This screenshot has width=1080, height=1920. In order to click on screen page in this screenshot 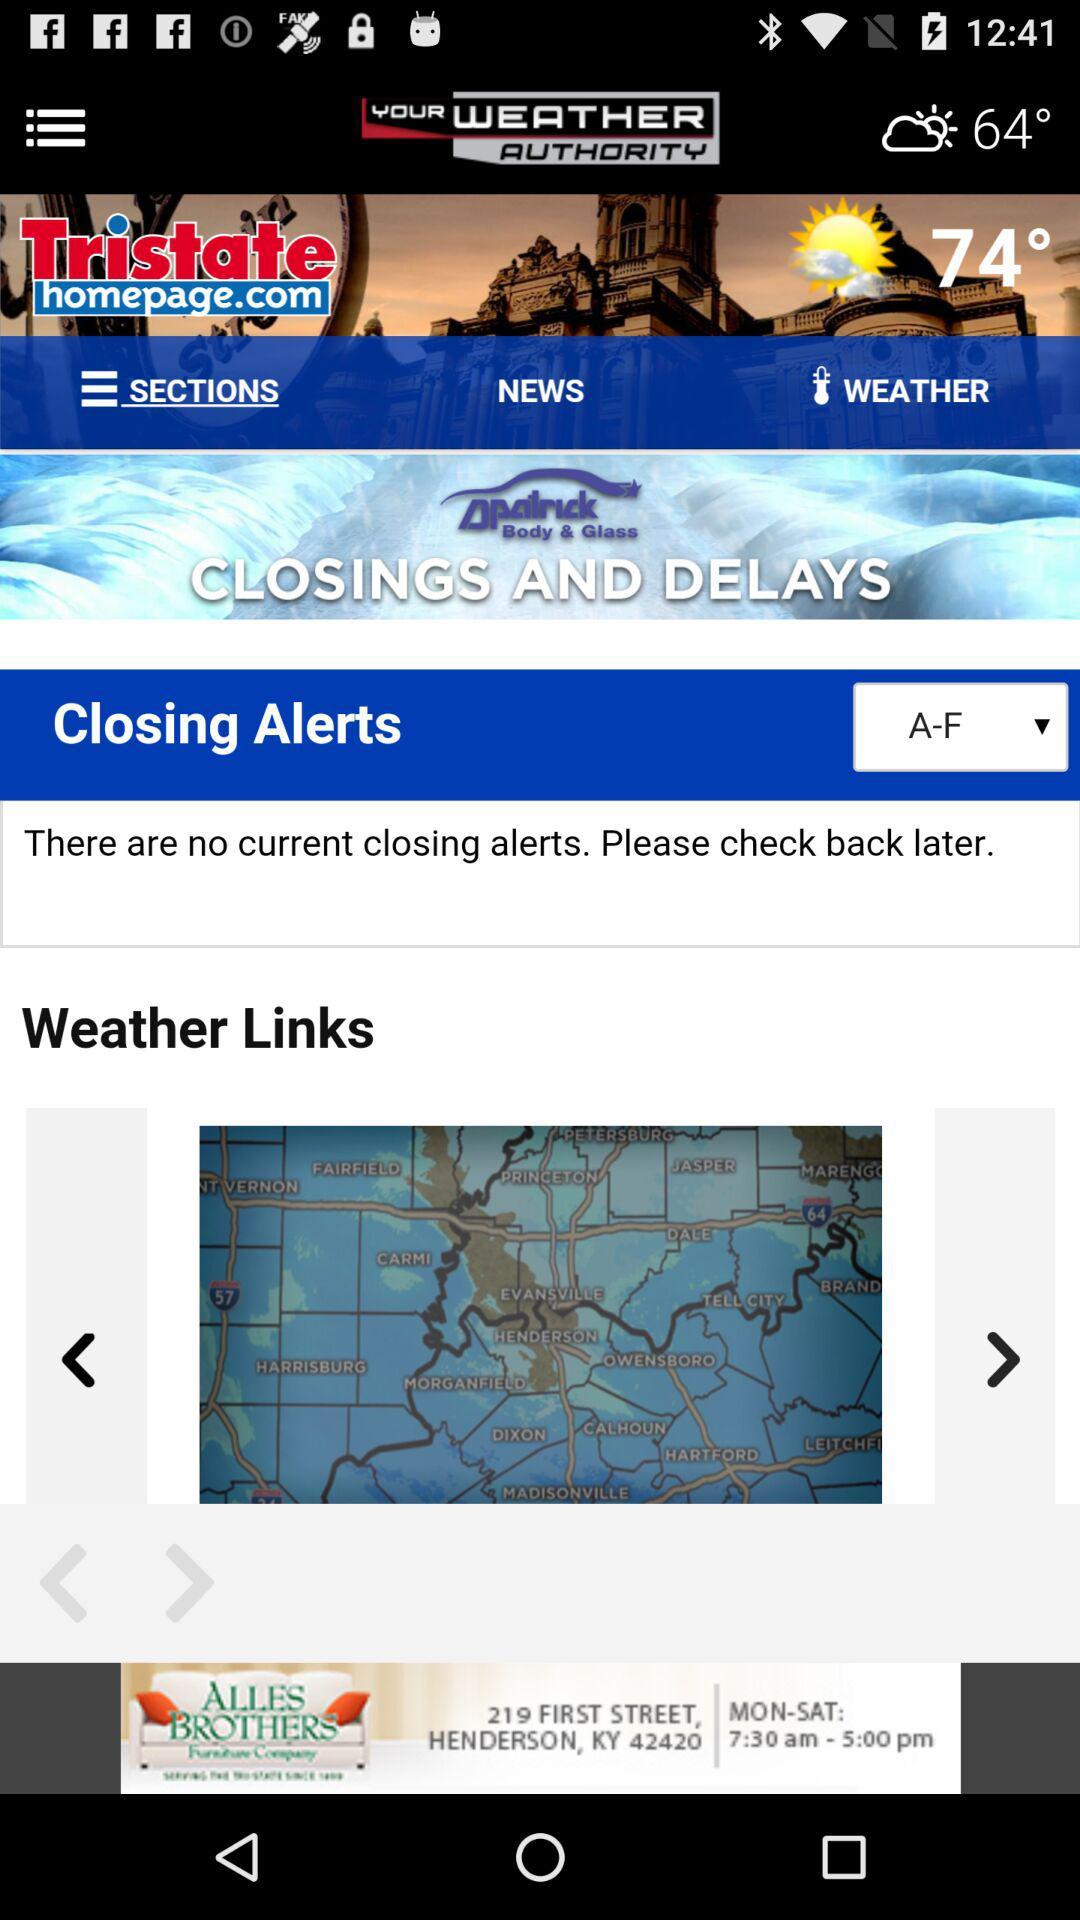, I will do `click(540, 849)`.